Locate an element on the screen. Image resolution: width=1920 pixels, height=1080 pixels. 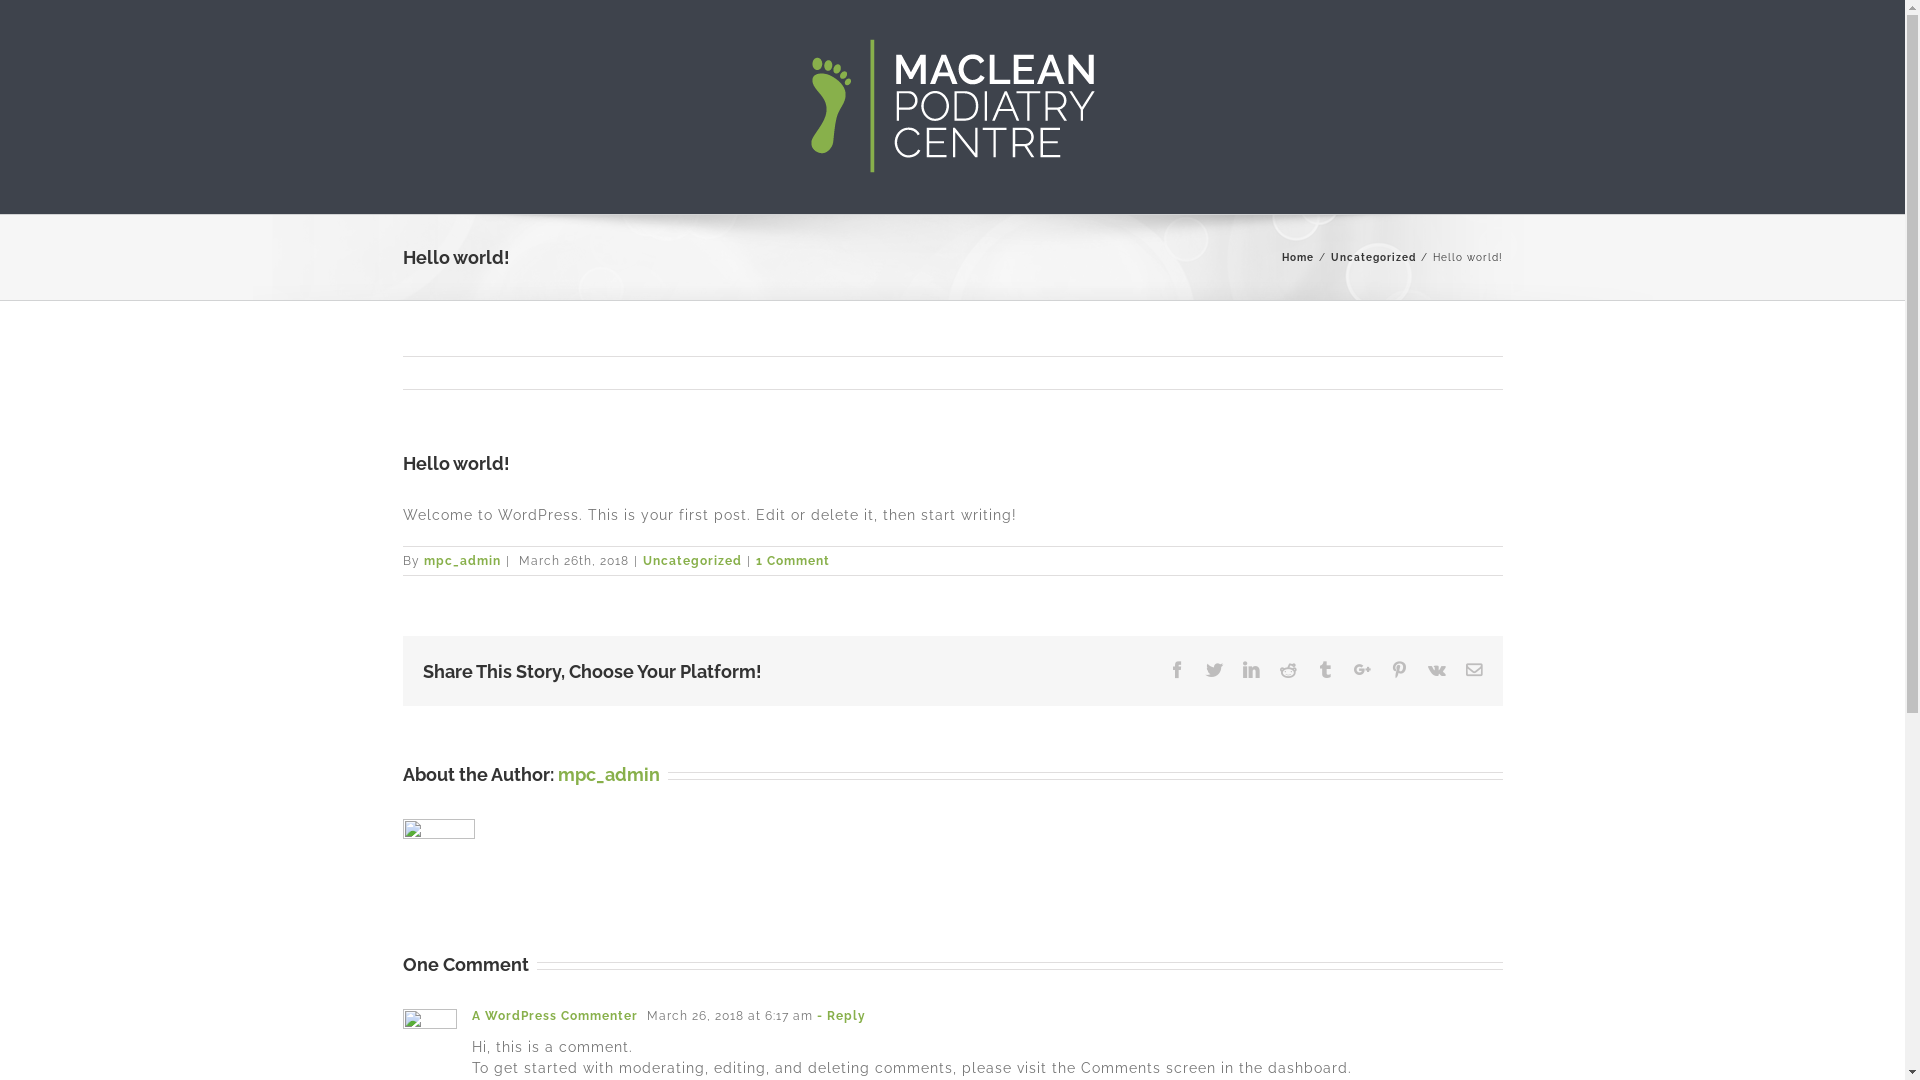
'Uncategorized' is located at coordinates (1371, 256).